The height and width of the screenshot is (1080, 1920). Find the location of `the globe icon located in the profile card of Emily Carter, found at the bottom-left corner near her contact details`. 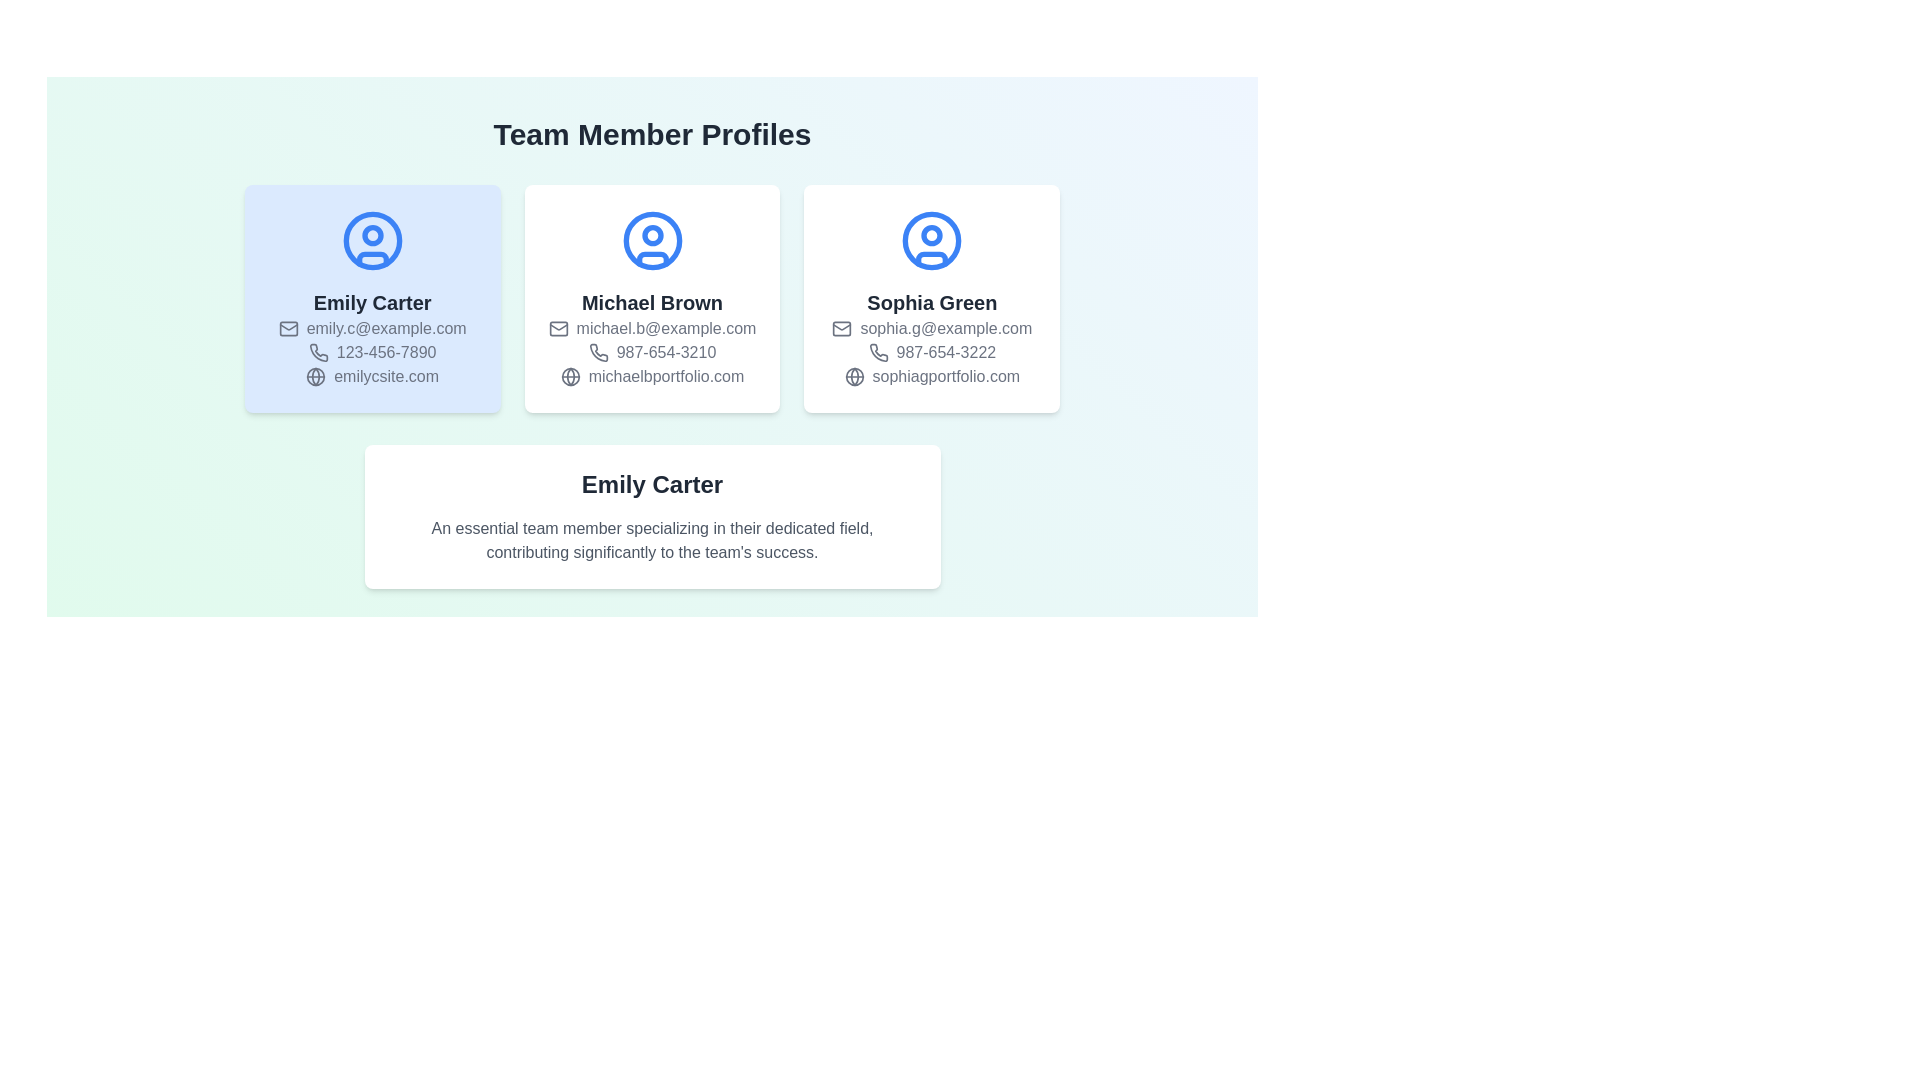

the globe icon located in the profile card of Emily Carter, found at the bottom-left corner near her contact details is located at coordinates (315, 377).